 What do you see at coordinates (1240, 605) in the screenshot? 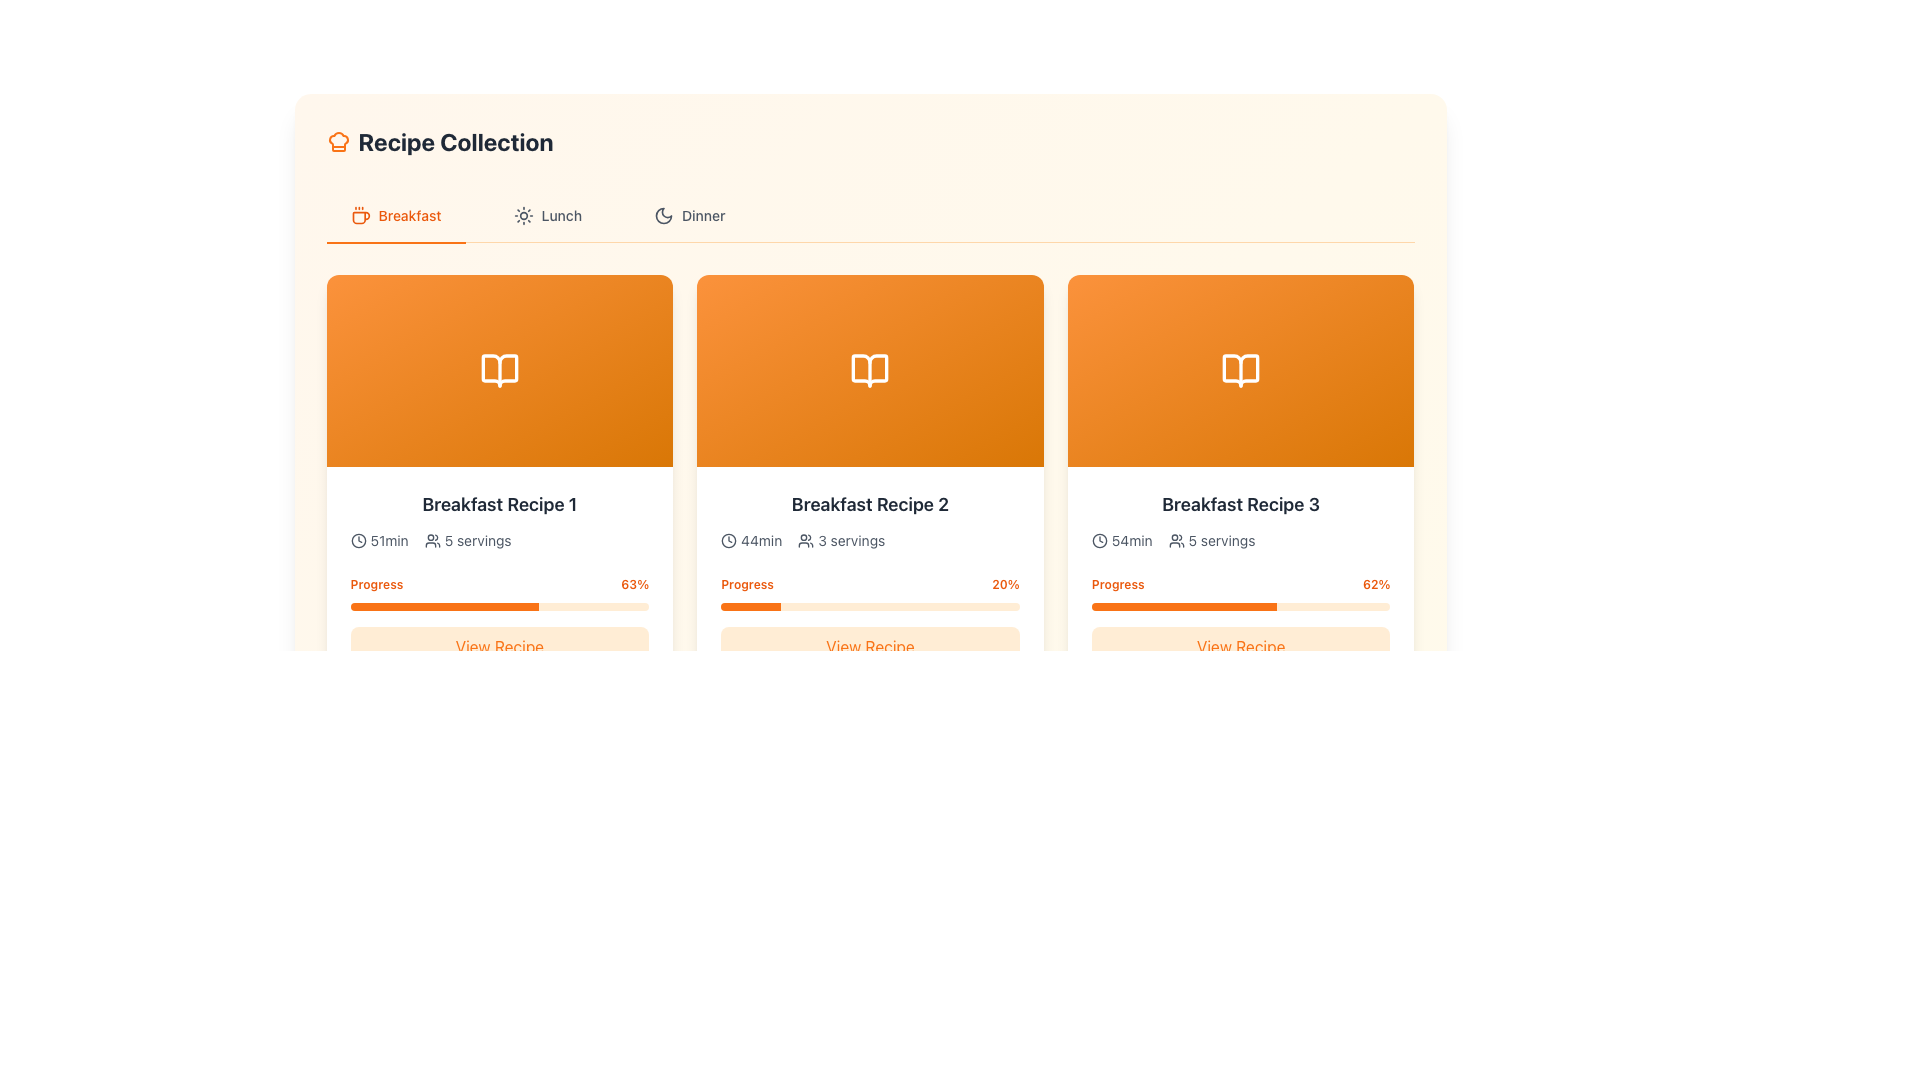
I see `the progress bar with a light orange background, which is located in the third recipe card under the 'Breakfast' tab, below the 'Progress' label and above the 'View Recipe' button, representing the progress of 'Breakfast Recipe 3'` at bounding box center [1240, 605].